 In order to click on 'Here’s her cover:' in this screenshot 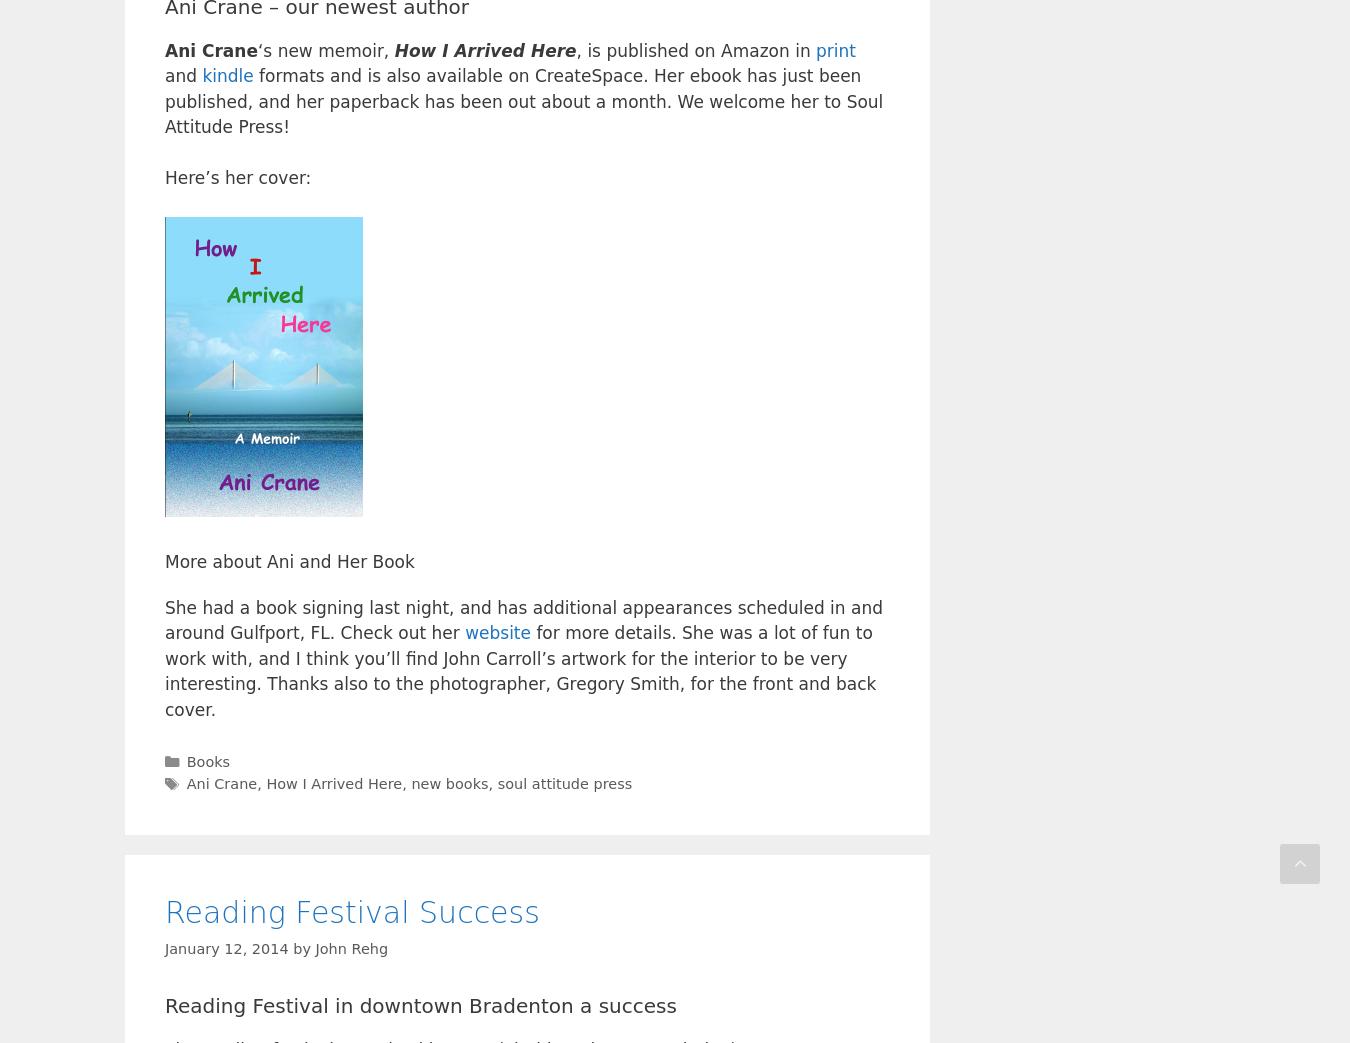, I will do `click(237, 177)`.